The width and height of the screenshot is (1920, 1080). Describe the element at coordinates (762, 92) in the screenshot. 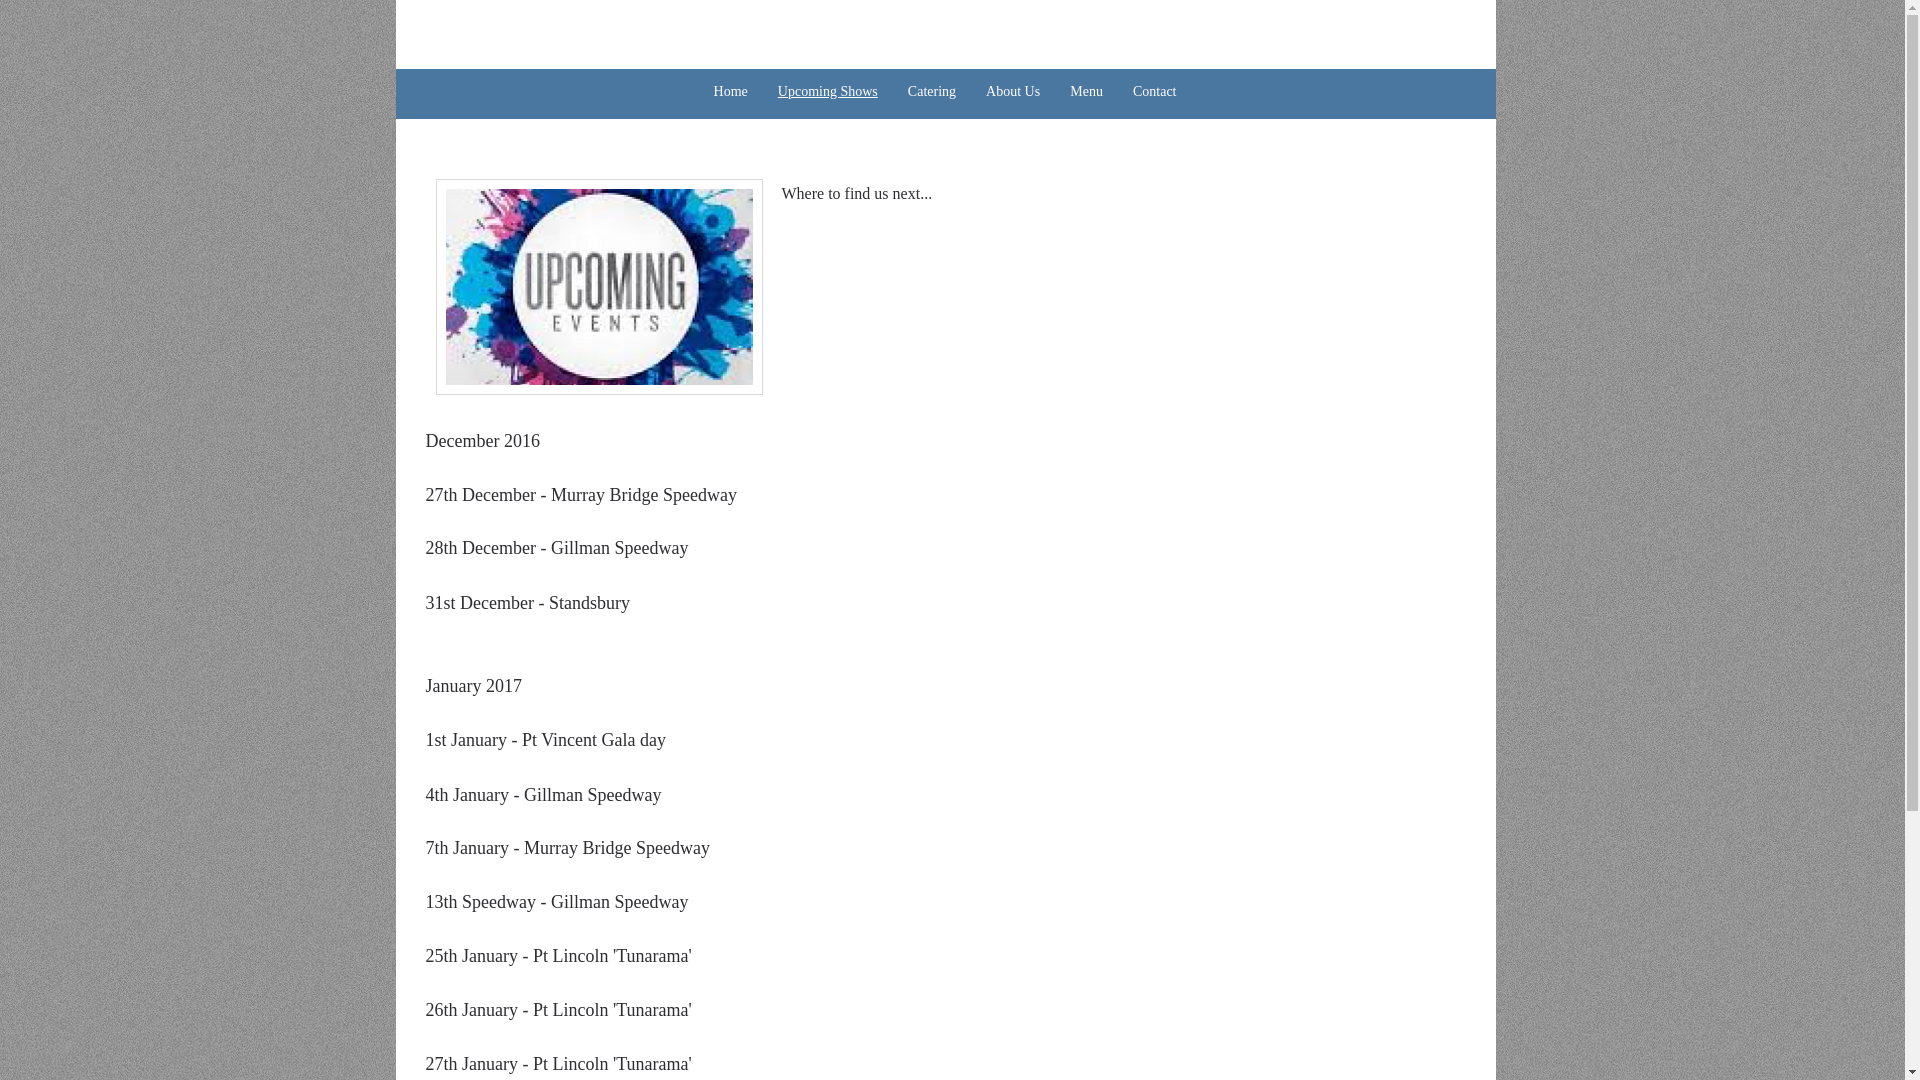

I see `'Upcoming Shows'` at that location.